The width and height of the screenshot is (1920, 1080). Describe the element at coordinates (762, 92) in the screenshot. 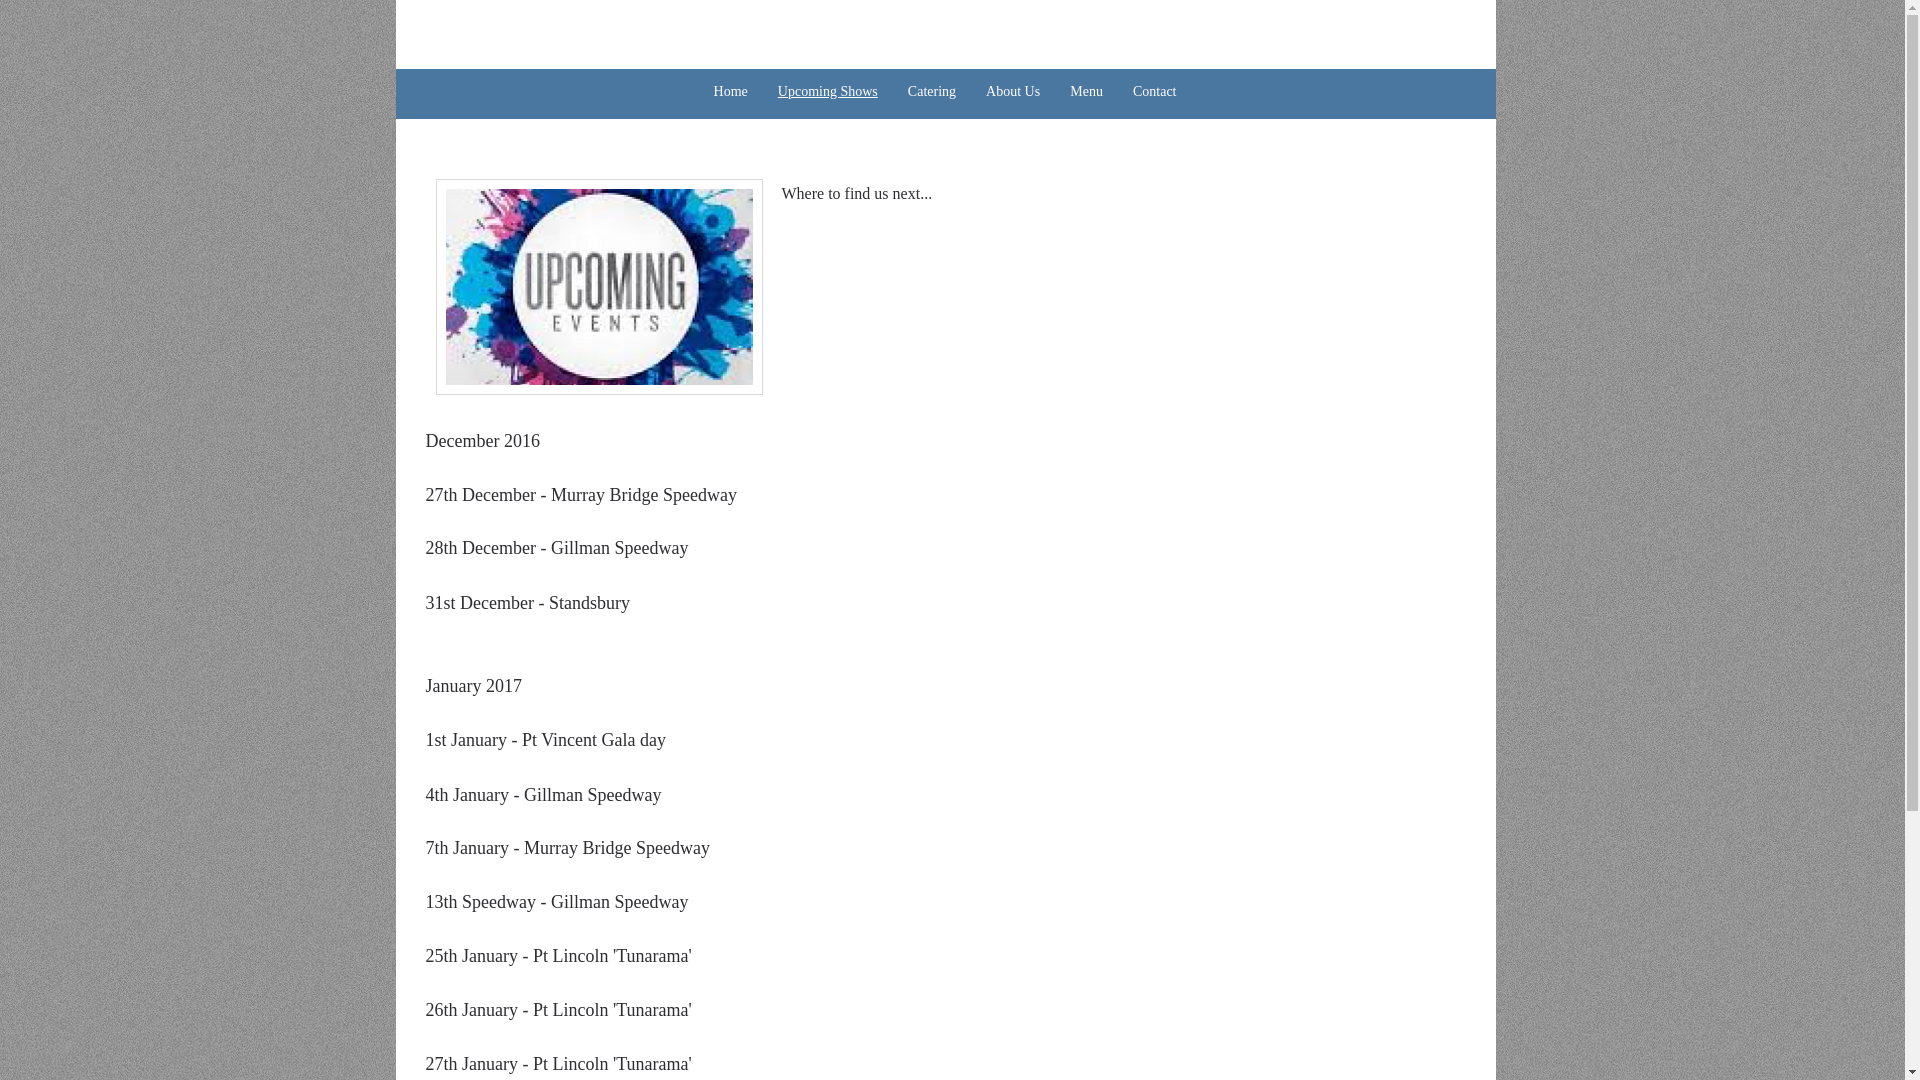

I see `'Upcoming Shows'` at that location.